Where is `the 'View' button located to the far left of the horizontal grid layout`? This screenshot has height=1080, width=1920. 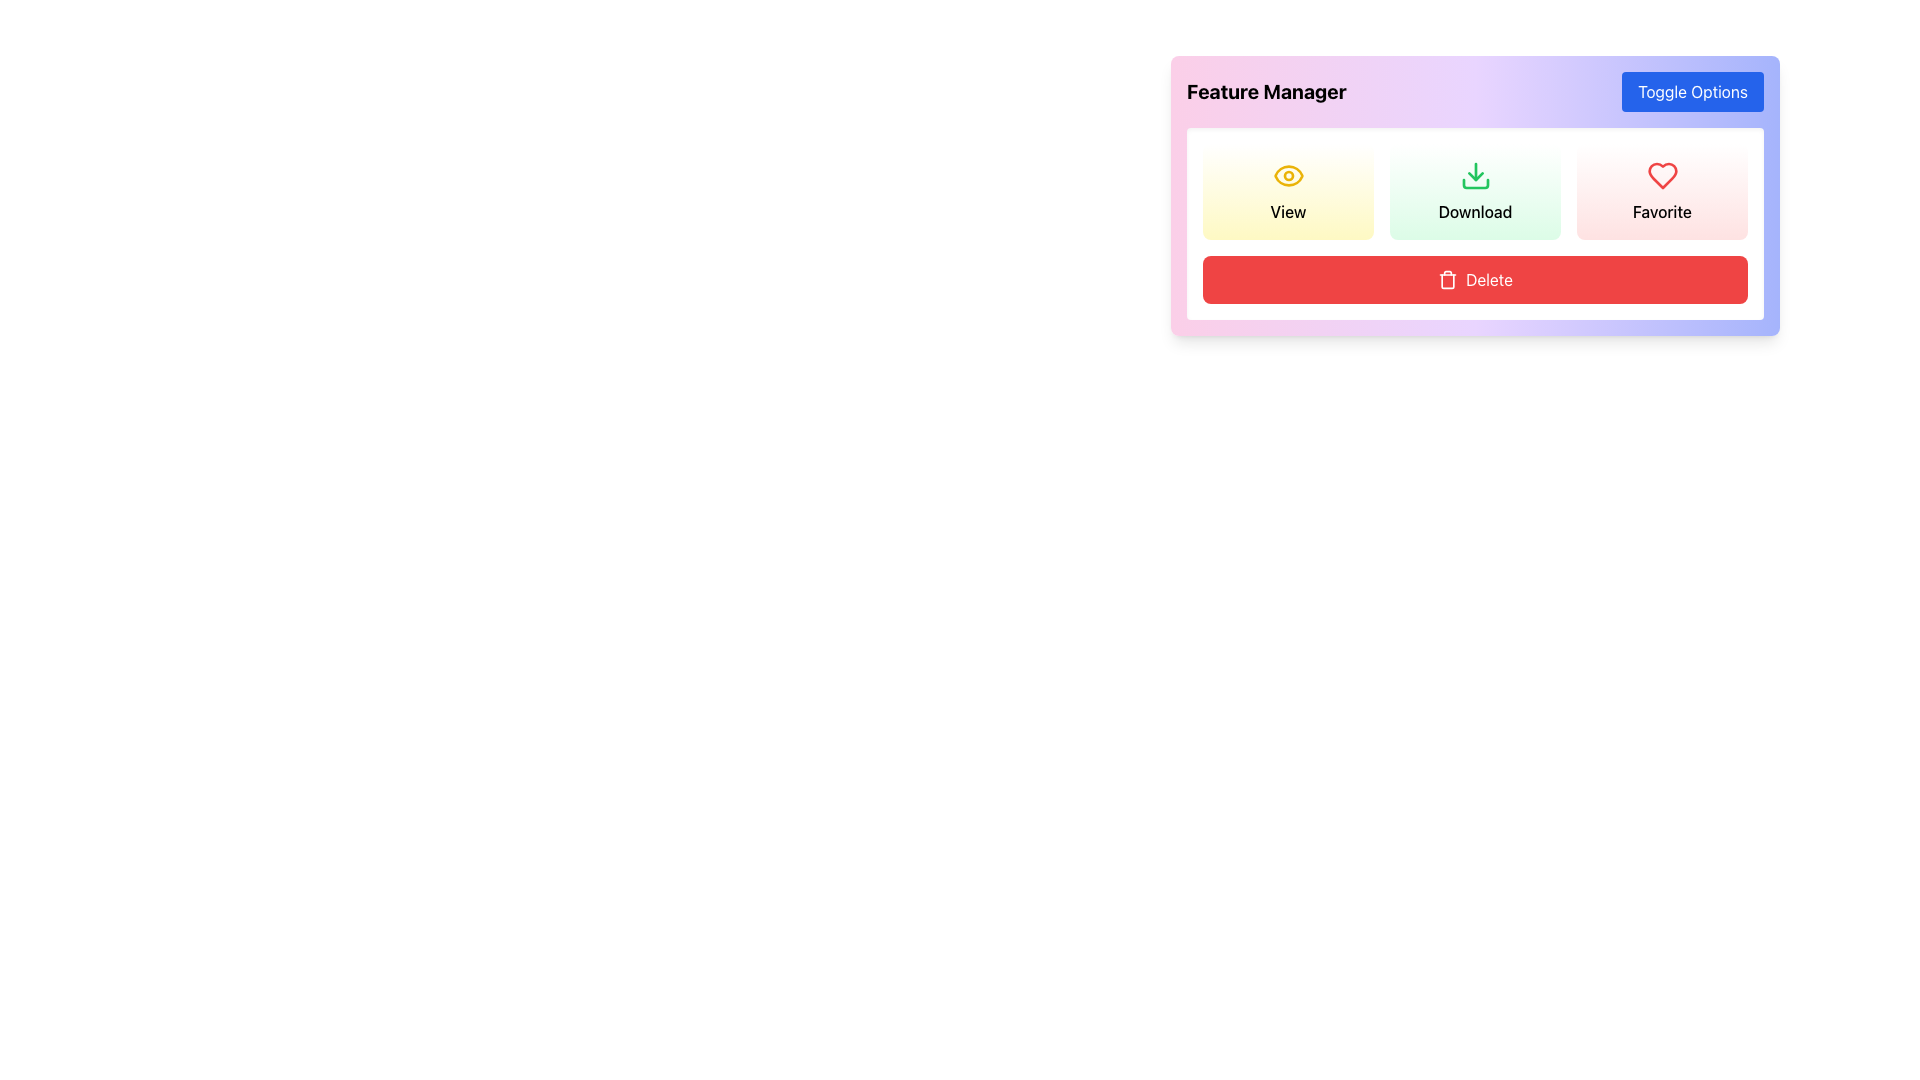 the 'View' button located to the far left of the horizontal grid layout is located at coordinates (1288, 192).